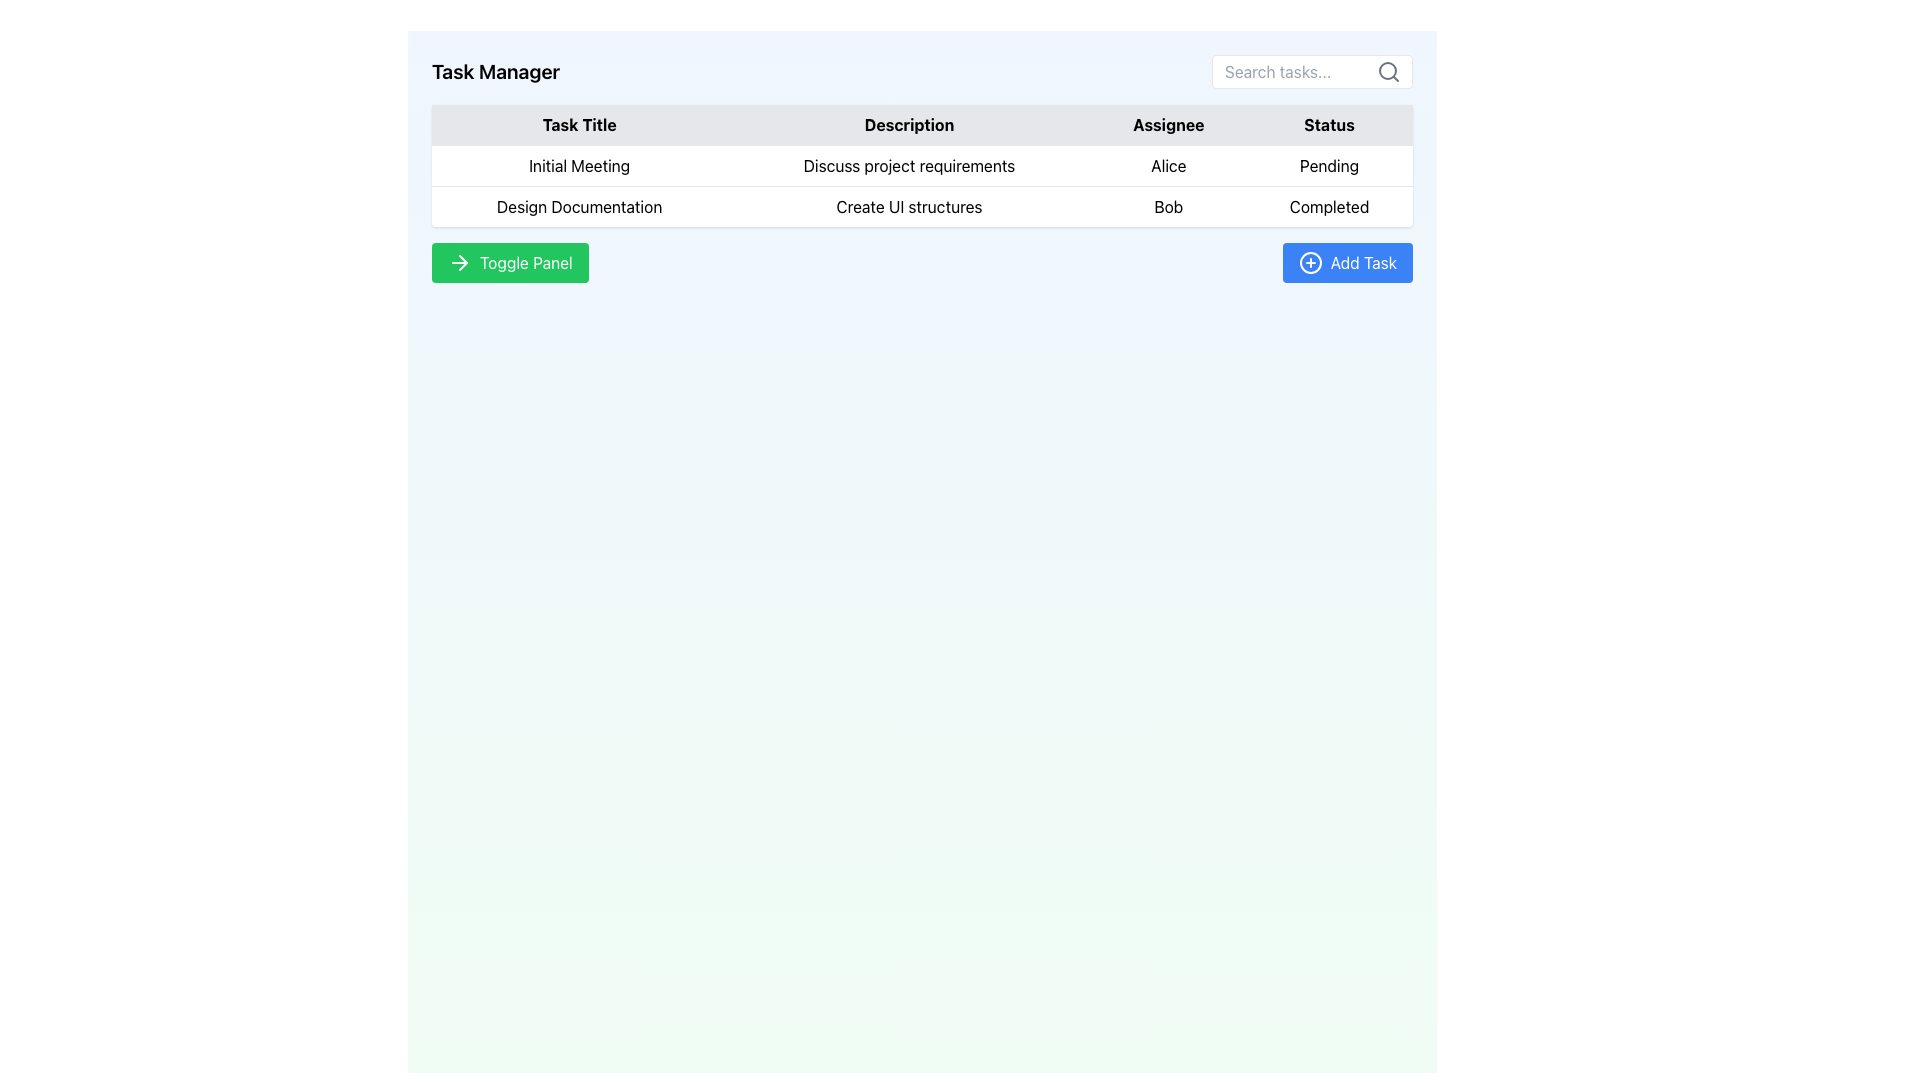  Describe the element at coordinates (459, 261) in the screenshot. I see `the arrow icon on the left side of the green 'Toggle Panel' button located in the lower-left quadrant of the interface` at that location.